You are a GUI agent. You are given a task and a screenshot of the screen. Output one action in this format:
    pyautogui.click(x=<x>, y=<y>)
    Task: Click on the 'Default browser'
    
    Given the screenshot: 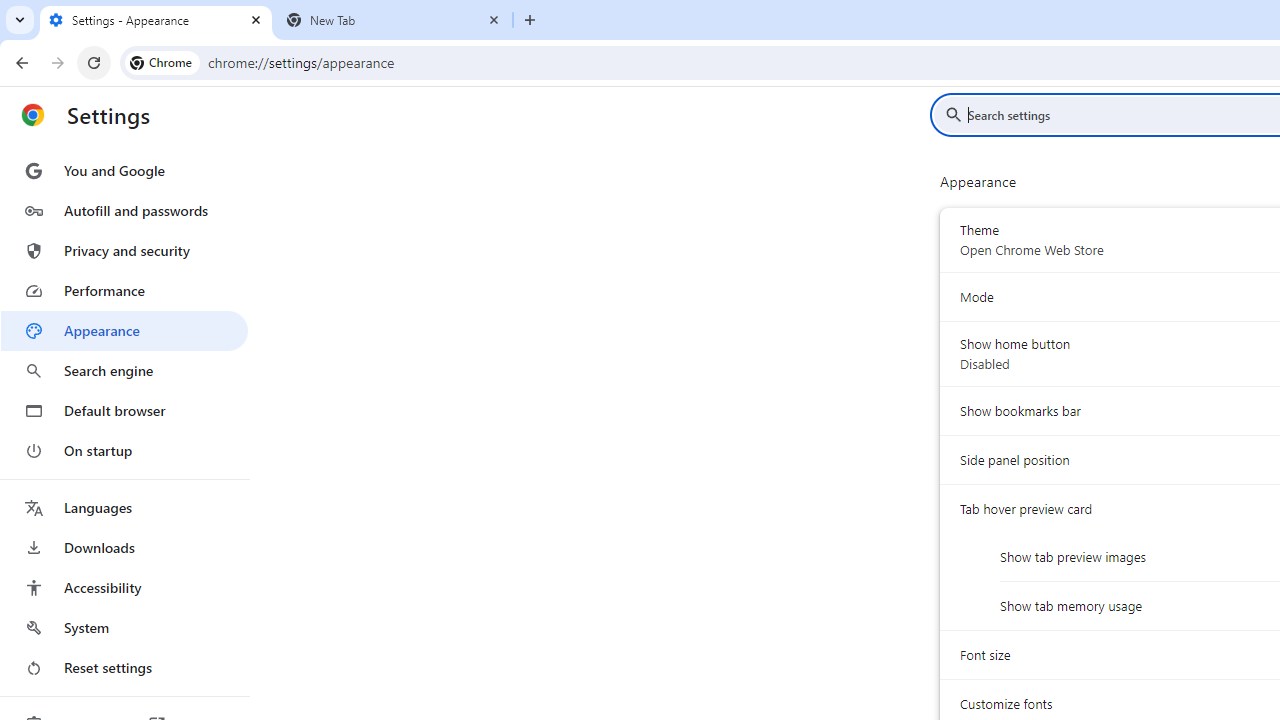 What is the action you would take?
    pyautogui.click(x=123, y=410)
    